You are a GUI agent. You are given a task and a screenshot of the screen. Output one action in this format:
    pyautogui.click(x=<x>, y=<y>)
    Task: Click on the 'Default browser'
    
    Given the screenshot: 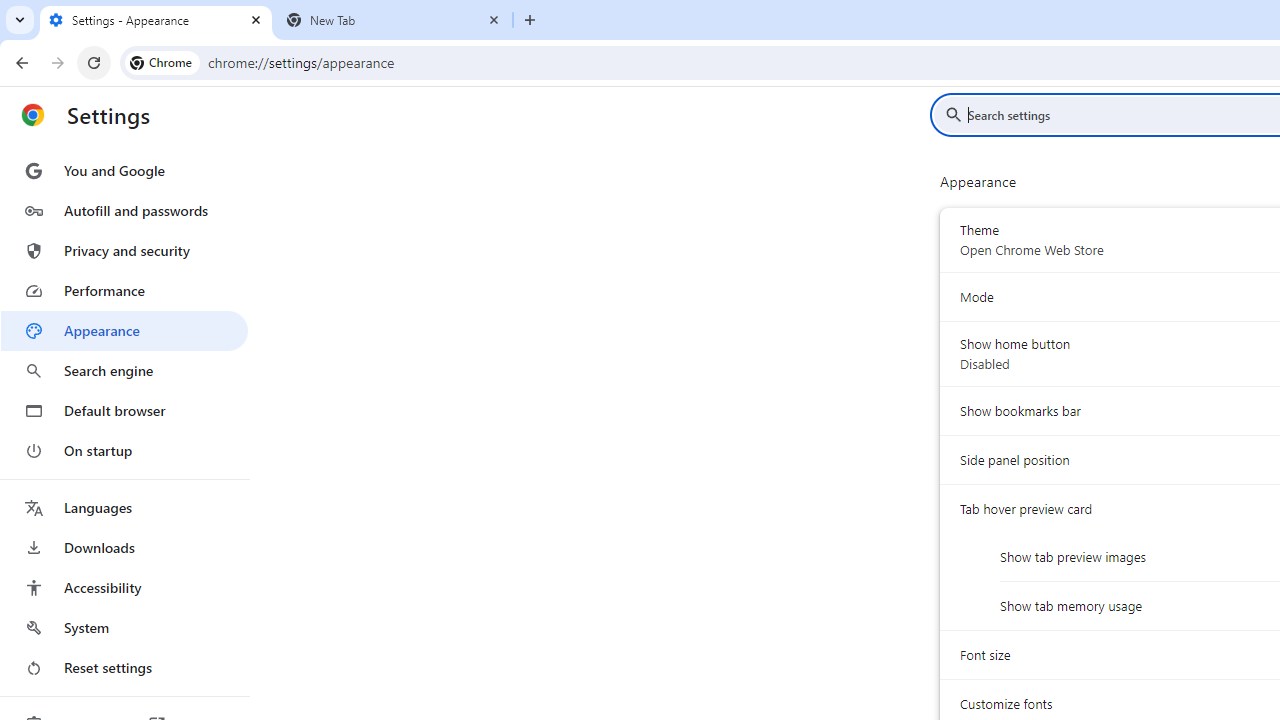 What is the action you would take?
    pyautogui.click(x=123, y=410)
    